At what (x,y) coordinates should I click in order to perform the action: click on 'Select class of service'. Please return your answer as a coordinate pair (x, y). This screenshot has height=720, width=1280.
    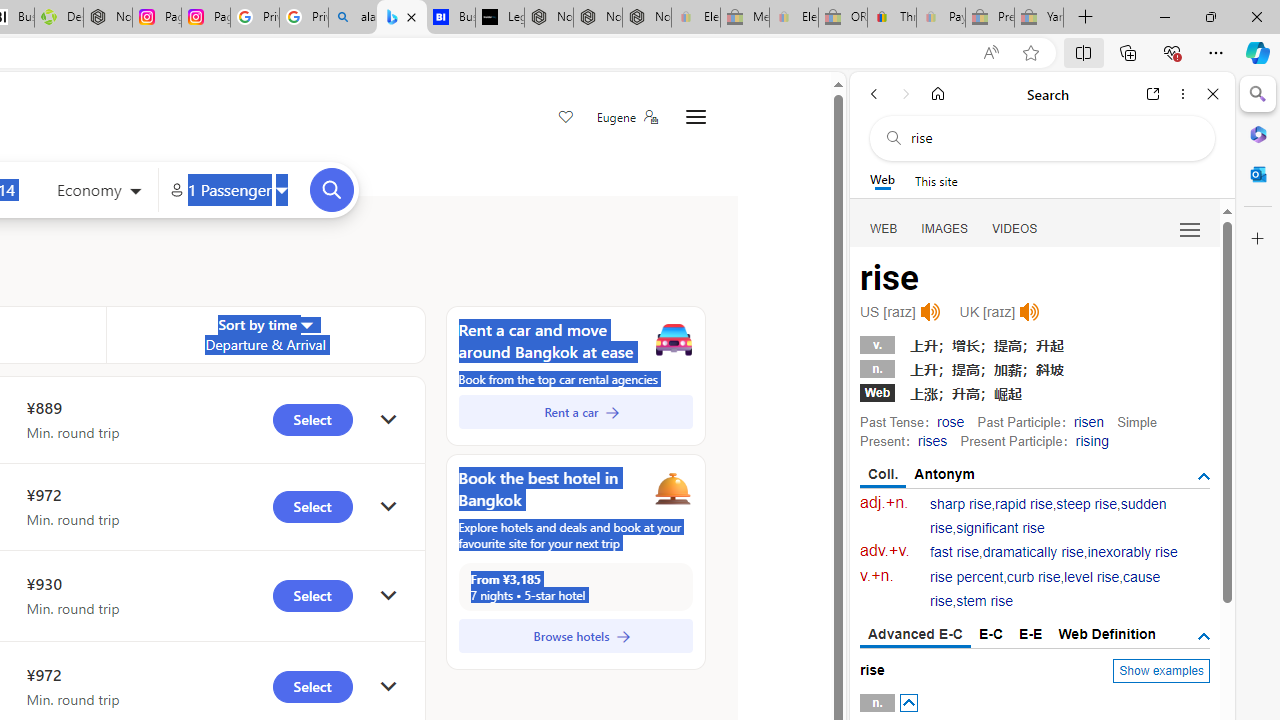
    Looking at the image, I should click on (98, 192).